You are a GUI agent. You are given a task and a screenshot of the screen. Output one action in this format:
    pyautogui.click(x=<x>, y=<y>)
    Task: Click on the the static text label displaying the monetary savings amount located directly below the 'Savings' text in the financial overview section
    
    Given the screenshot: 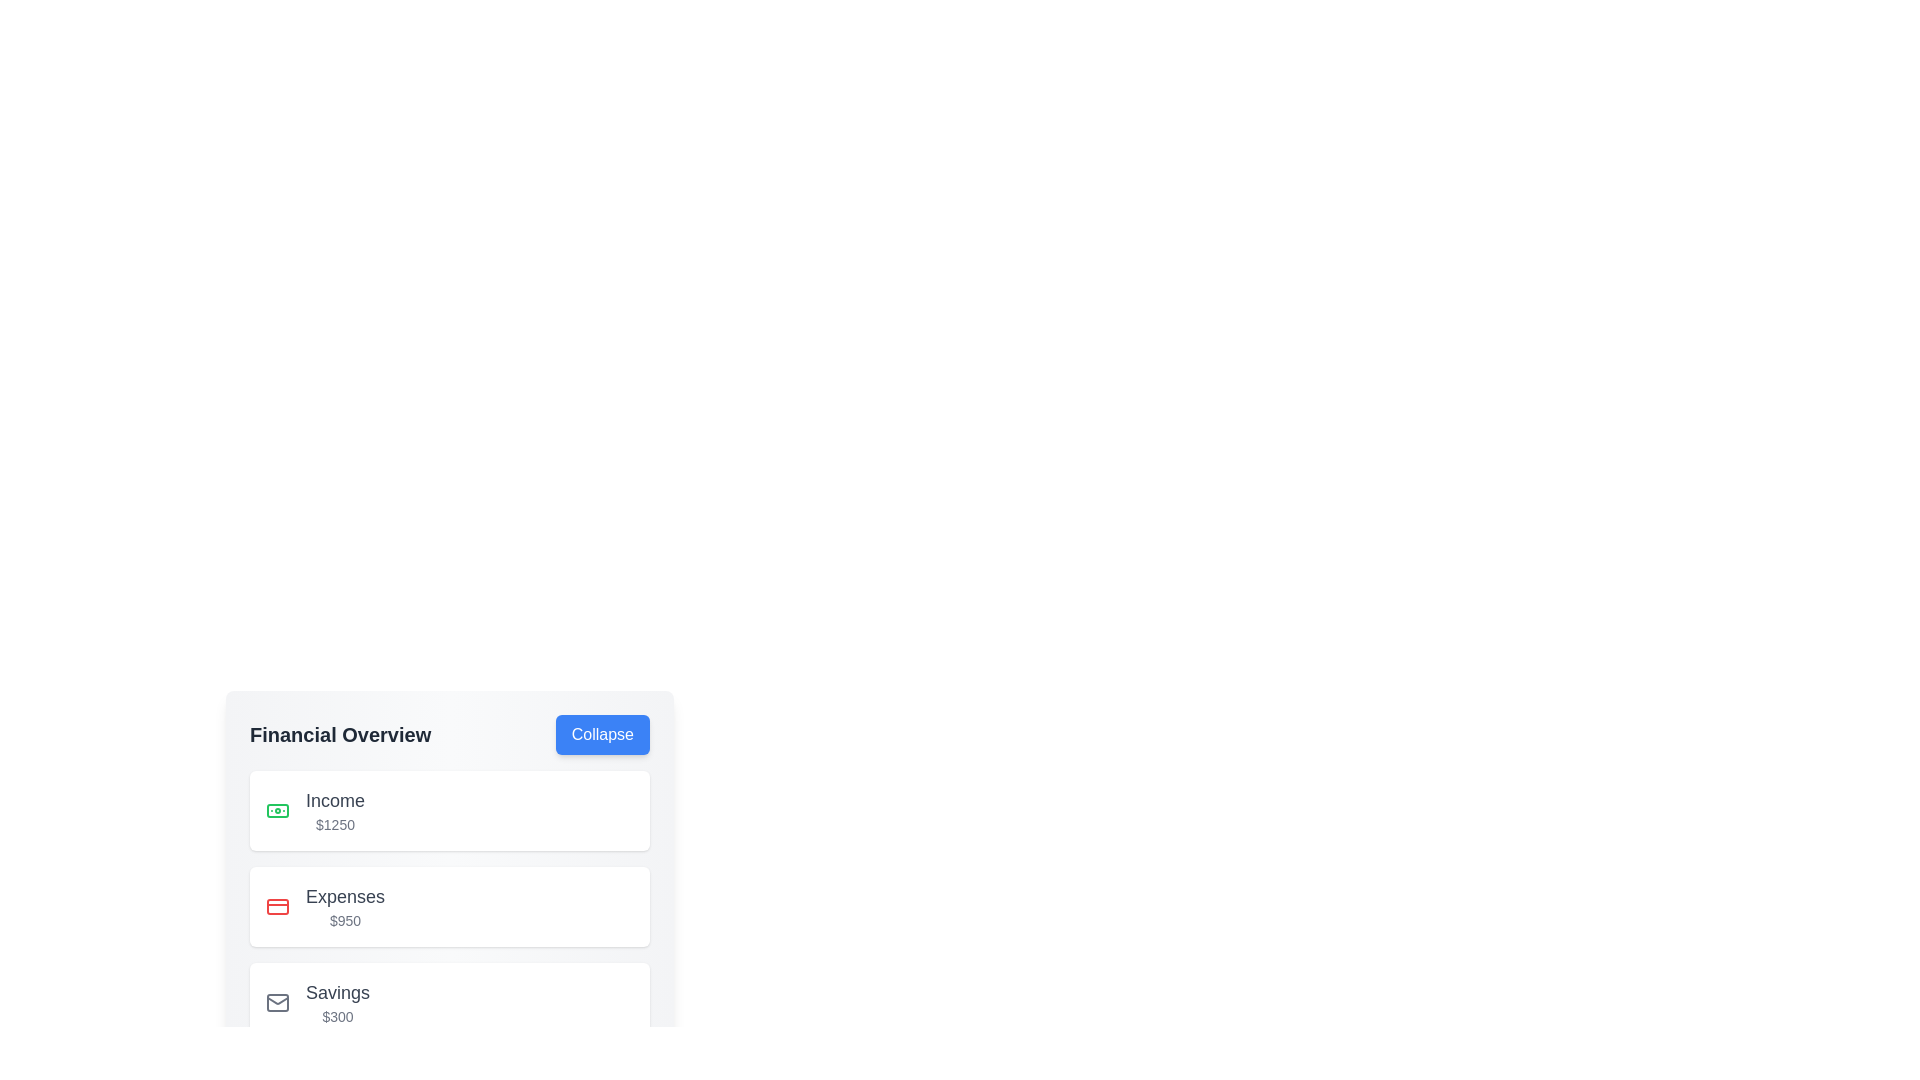 What is the action you would take?
    pyautogui.click(x=338, y=1017)
    